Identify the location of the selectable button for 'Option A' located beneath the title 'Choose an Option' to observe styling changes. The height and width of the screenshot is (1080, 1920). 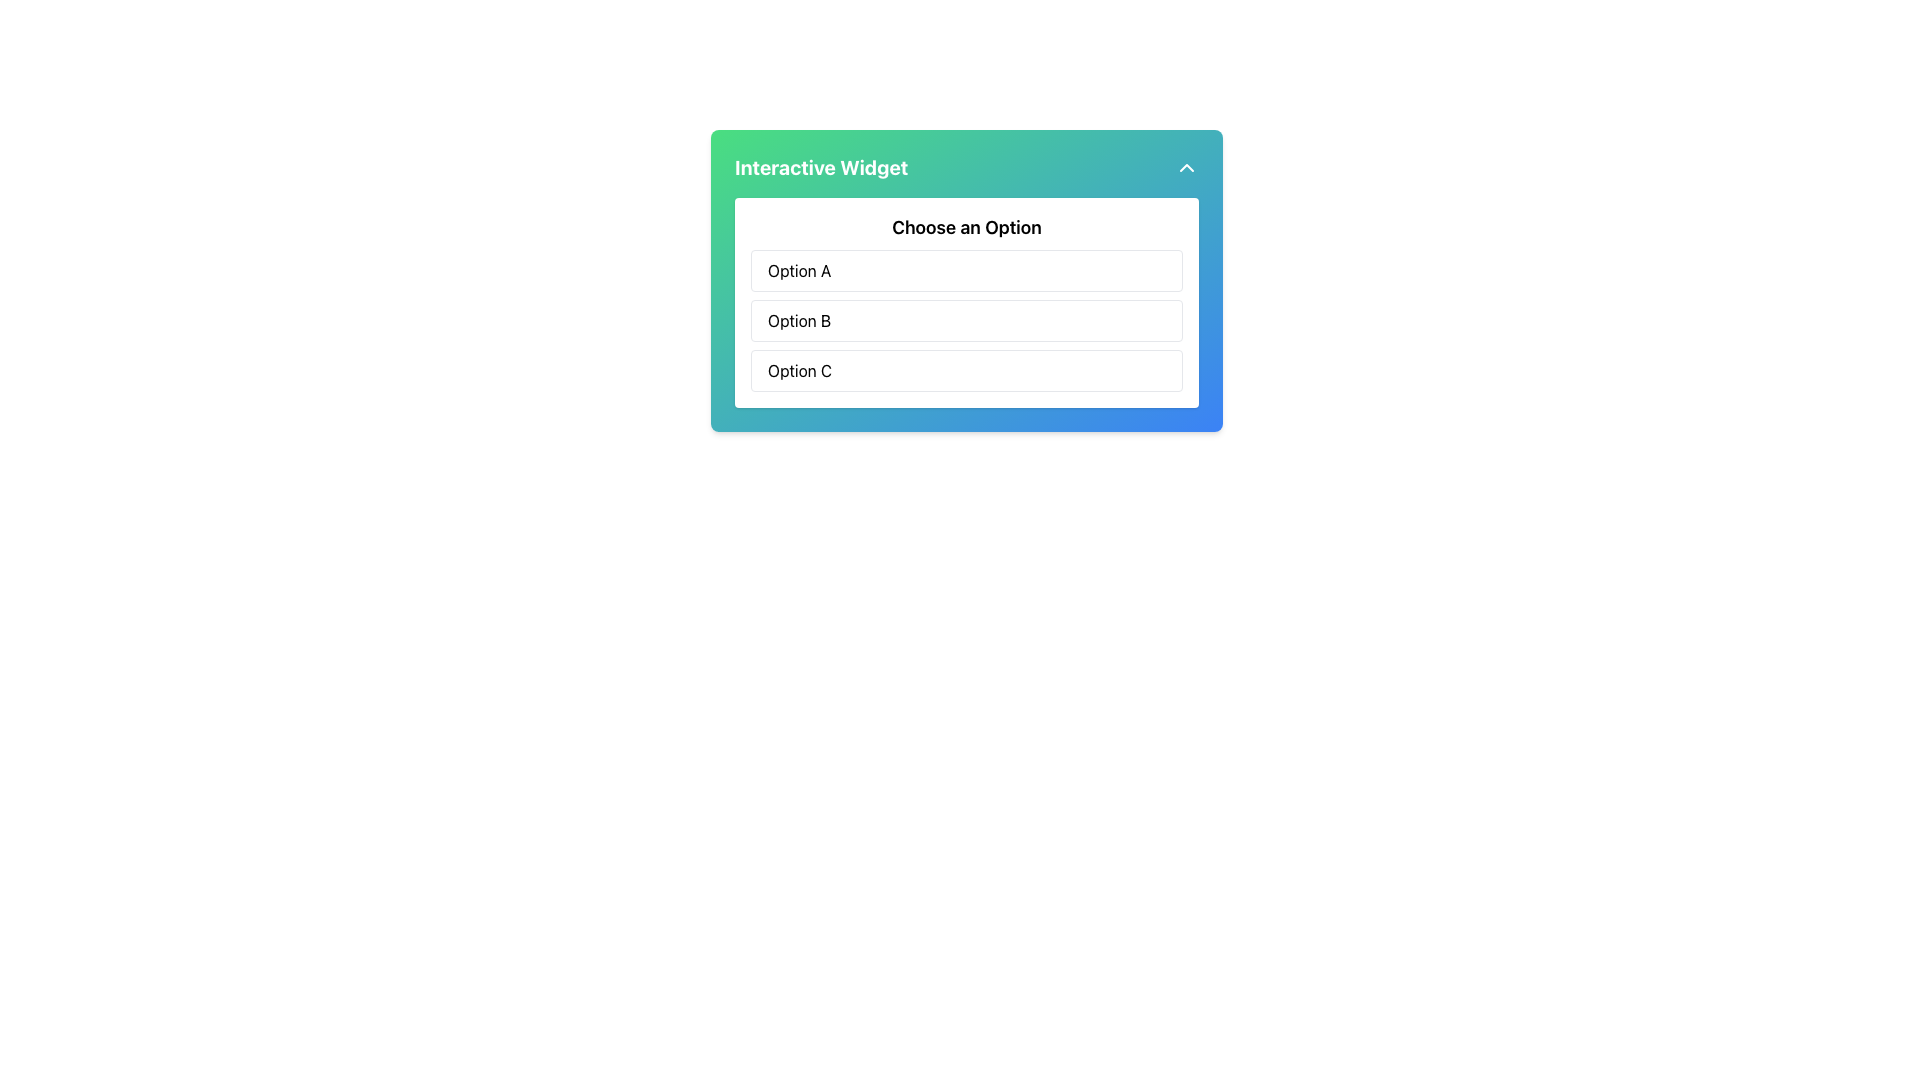
(966, 270).